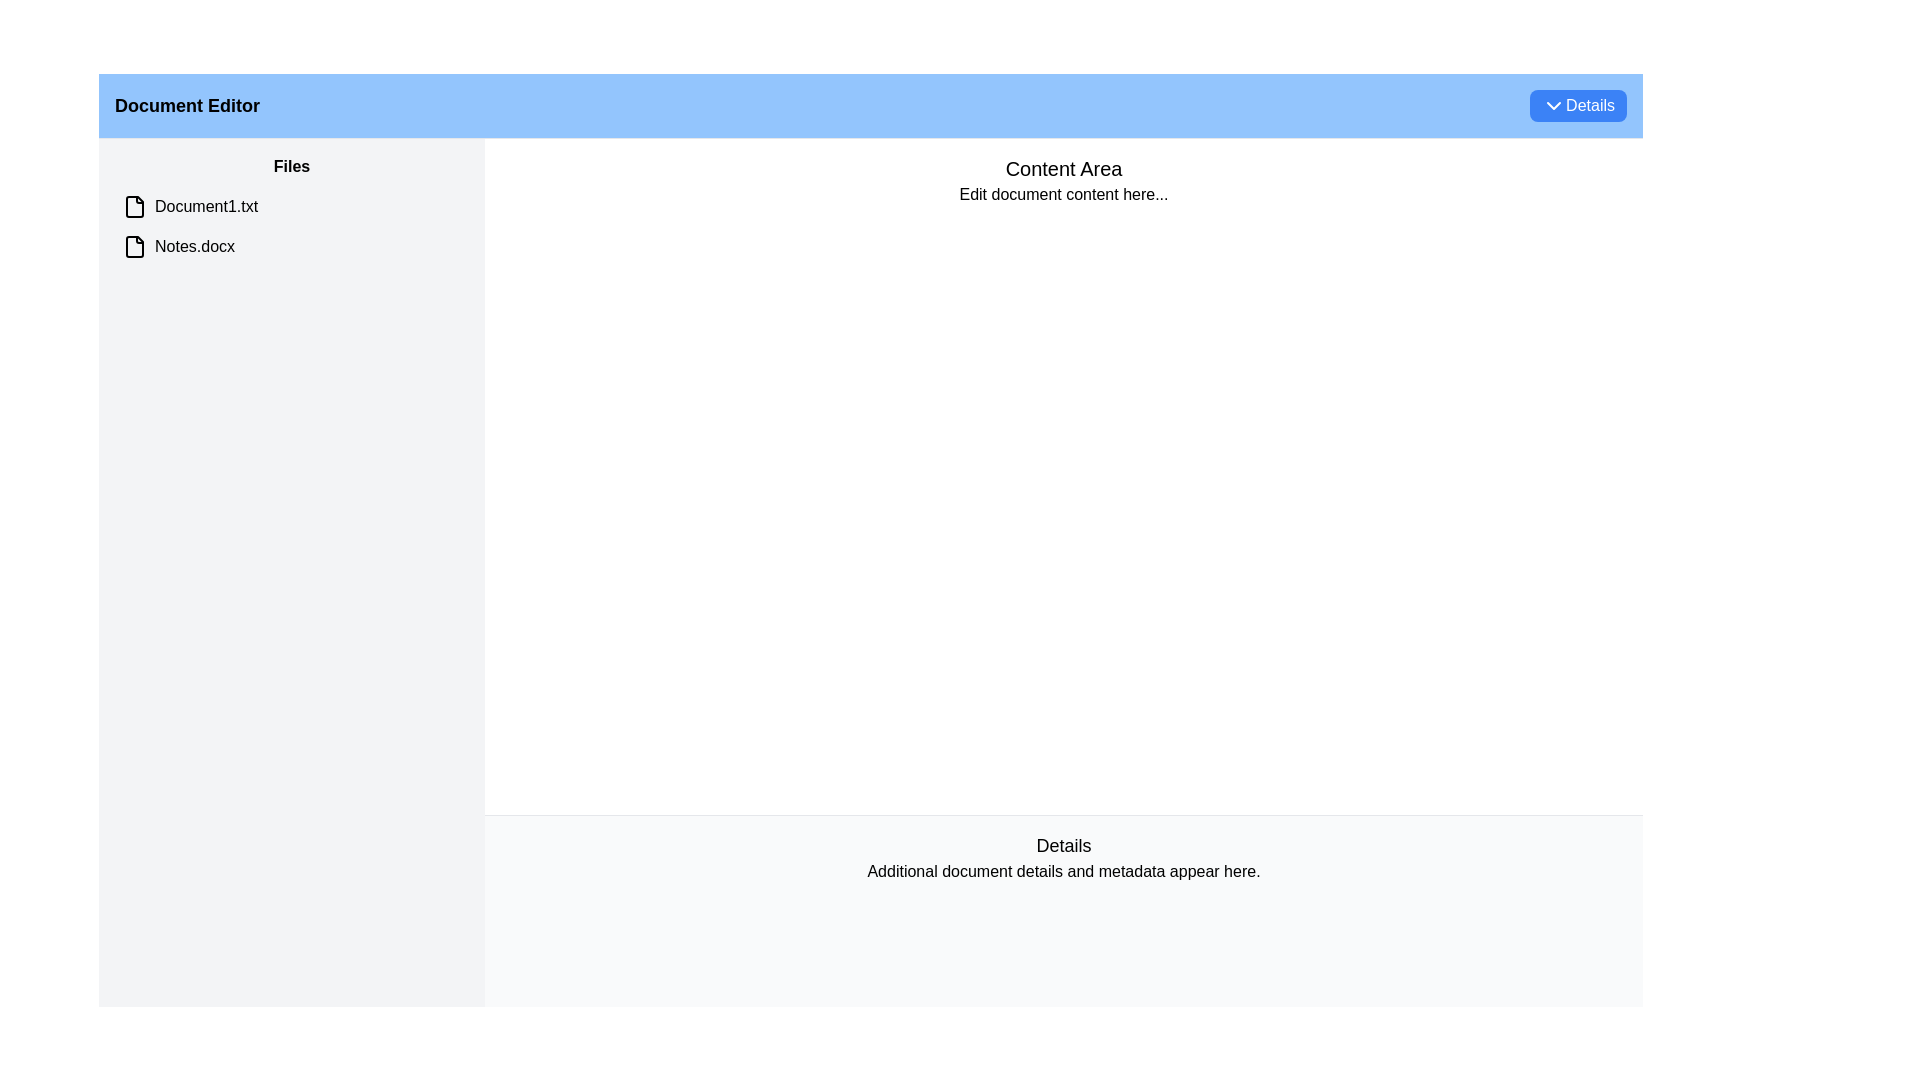  What do you see at coordinates (133, 207) in the screenshot?
I see `the file icon representing 'Document1.txt', which is styled with a standard file outline and a slight fold at the top-right corner, located in the top-left region of the application interface` at bounding box center [133, 207].